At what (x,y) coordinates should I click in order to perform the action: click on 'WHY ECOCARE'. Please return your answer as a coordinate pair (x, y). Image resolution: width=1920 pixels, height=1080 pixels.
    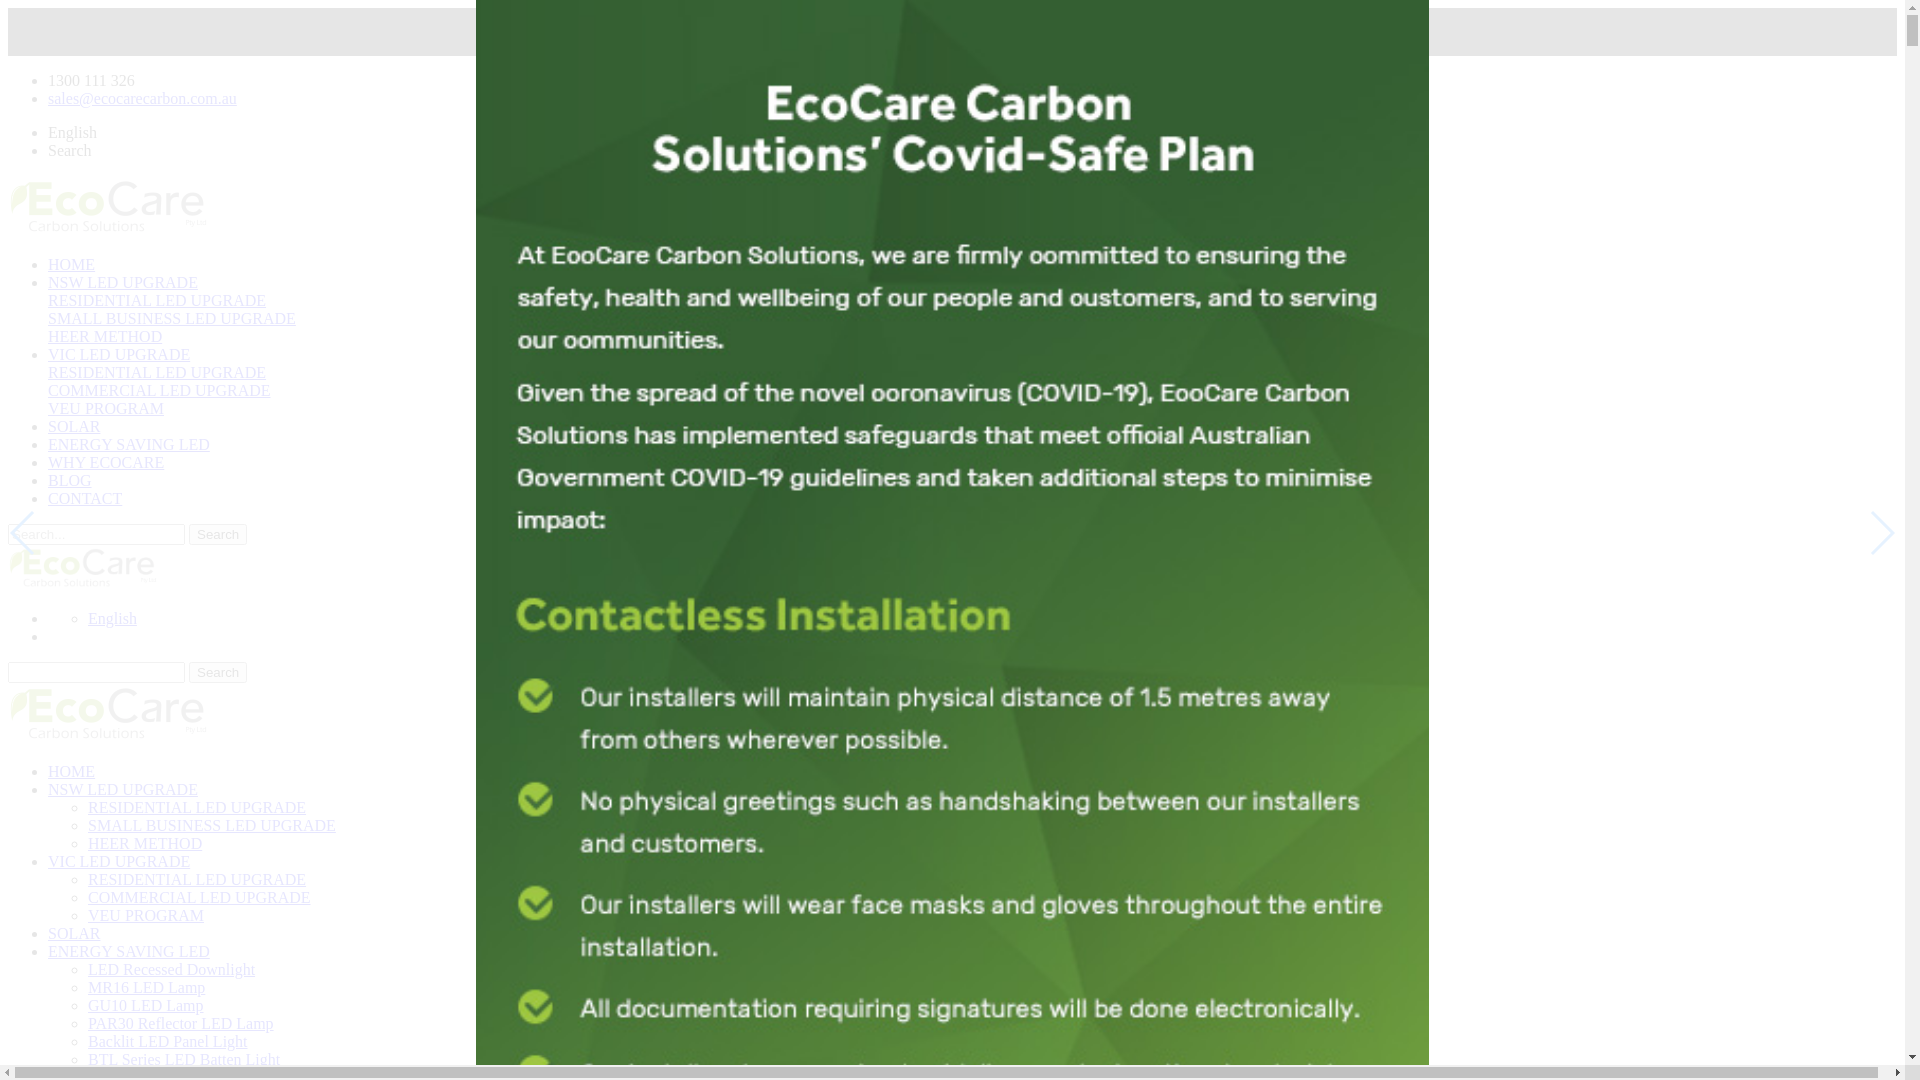
    Looking at the image, I should click on (104, 462).